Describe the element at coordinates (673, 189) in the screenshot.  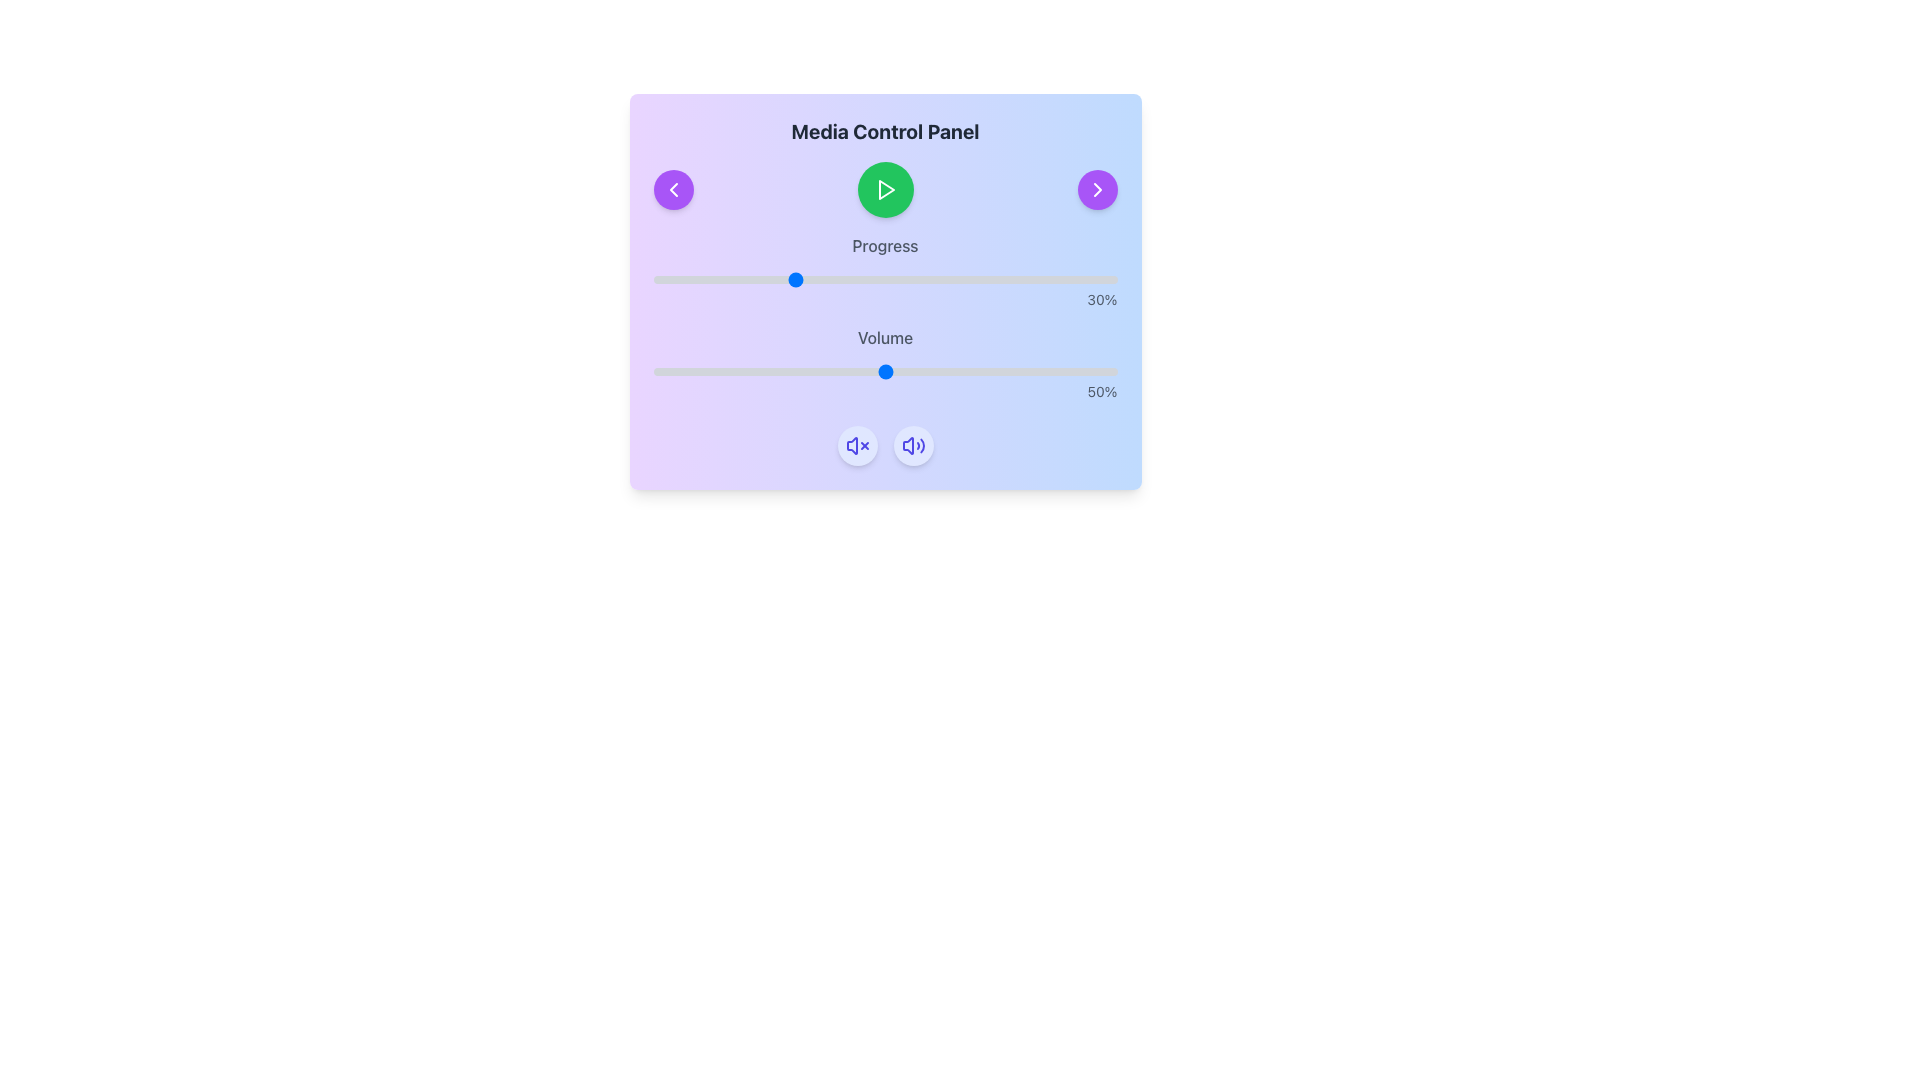
I see `the left-pointing chevron icon within the purple circular button on the top-left corner of the media control panel` at that location.